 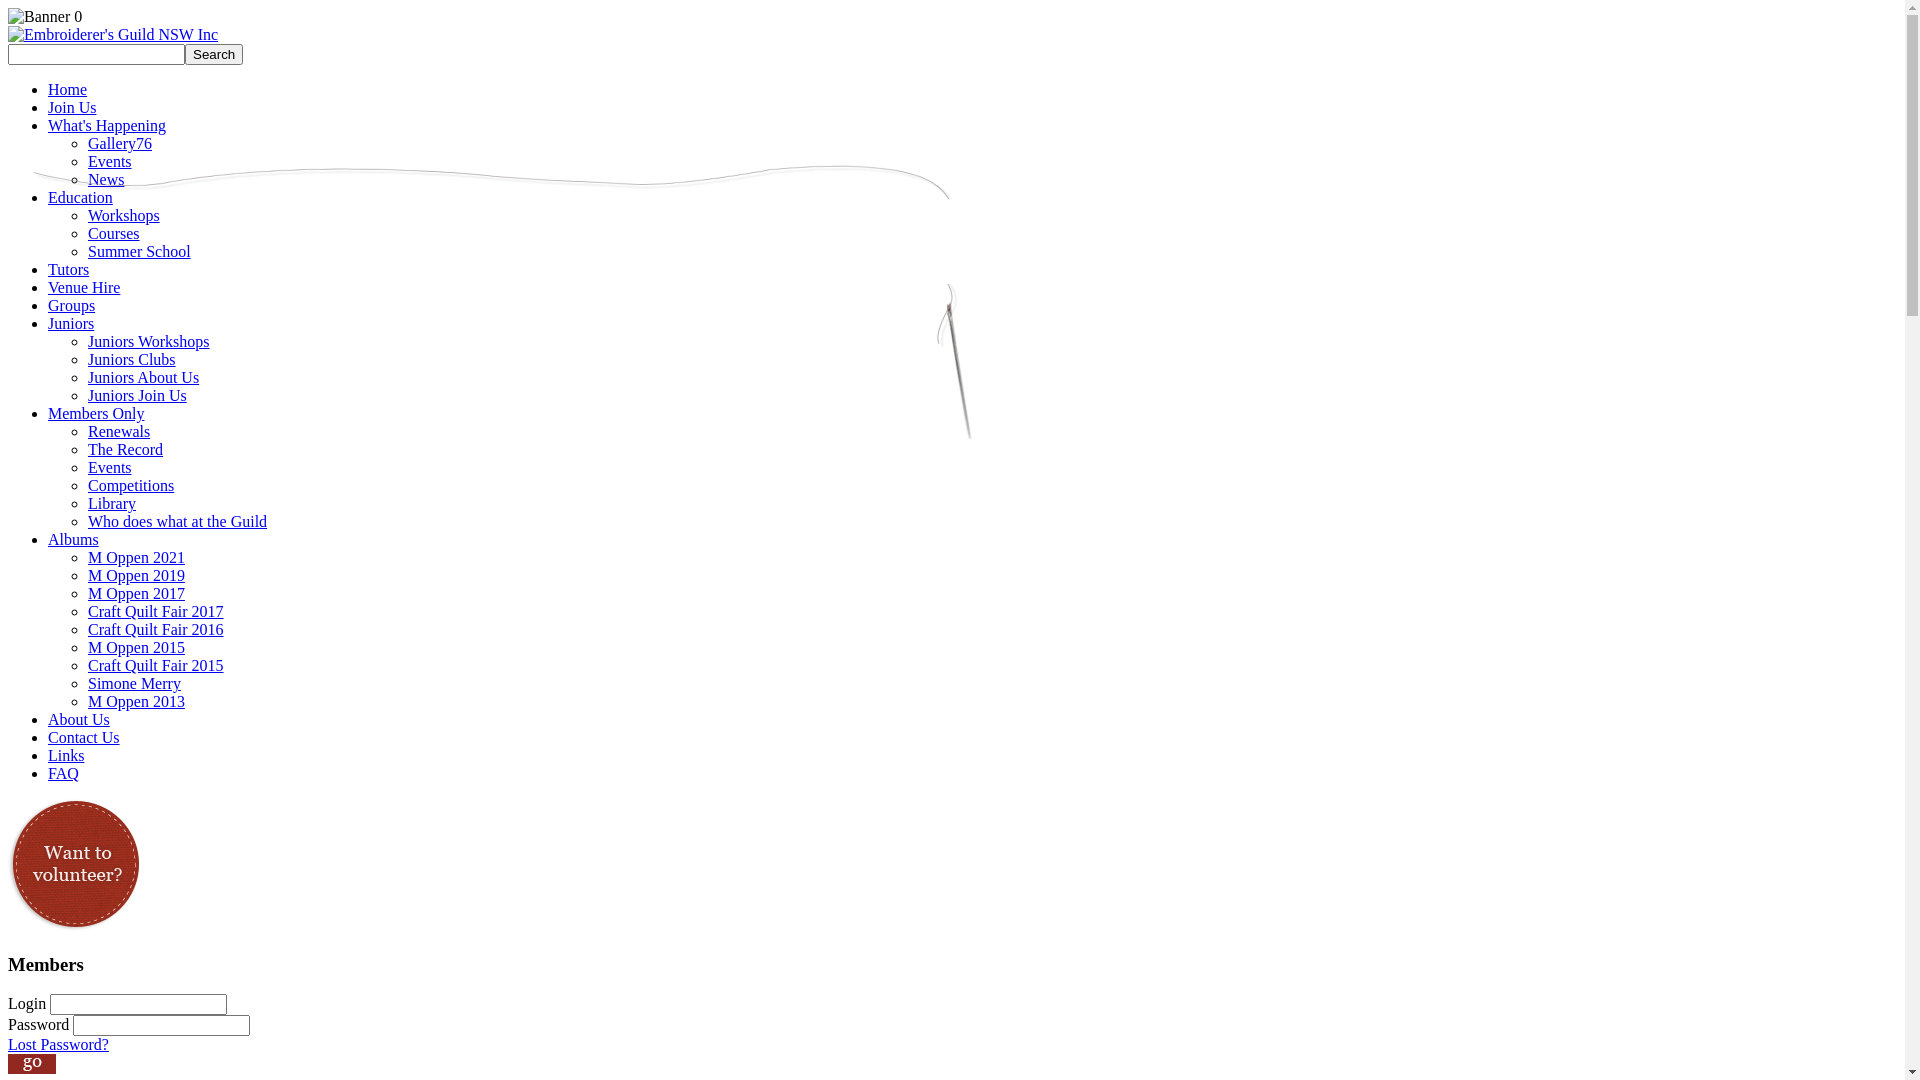 I want to click on 'Courses', so click(x=113, y=232).